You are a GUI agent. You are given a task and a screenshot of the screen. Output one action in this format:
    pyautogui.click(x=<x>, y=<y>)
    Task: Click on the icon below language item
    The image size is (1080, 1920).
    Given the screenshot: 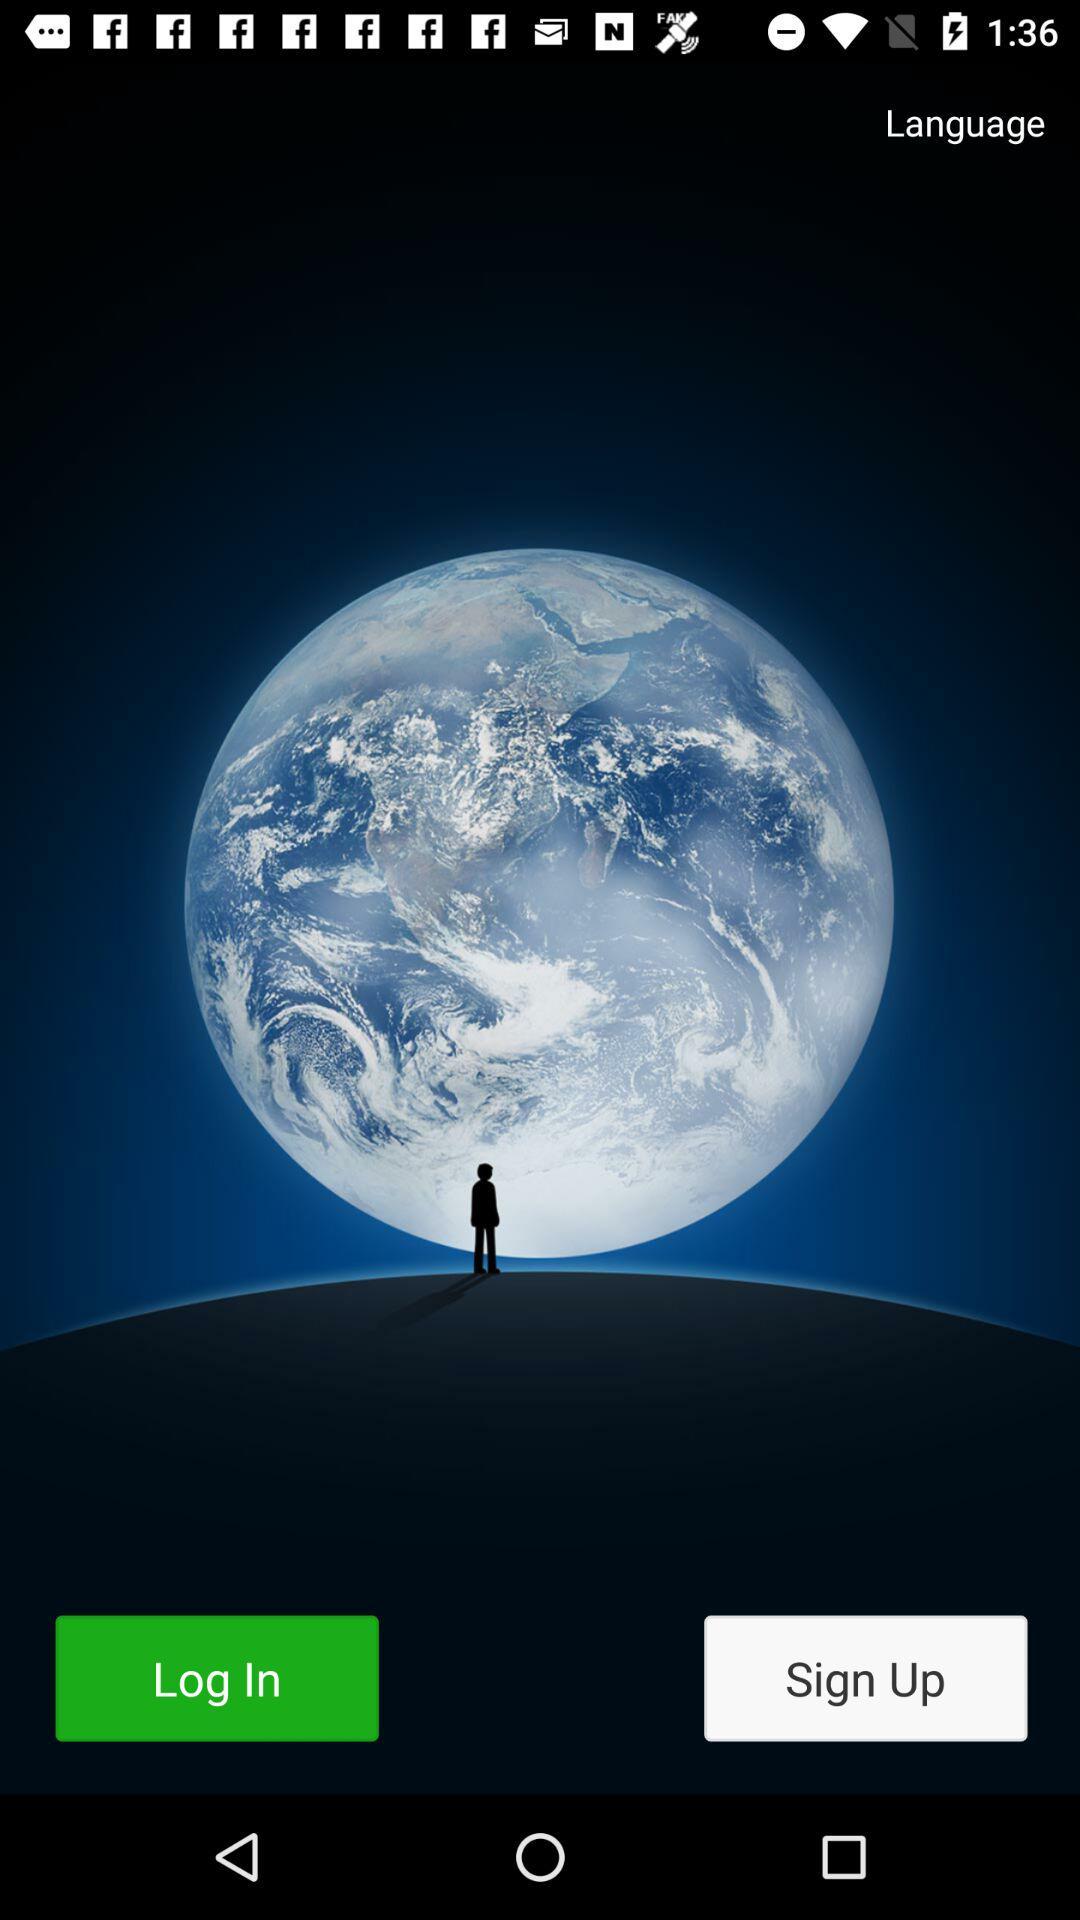 What is the action you would take?
    pyautogui.click(x=864, y=1678)
    